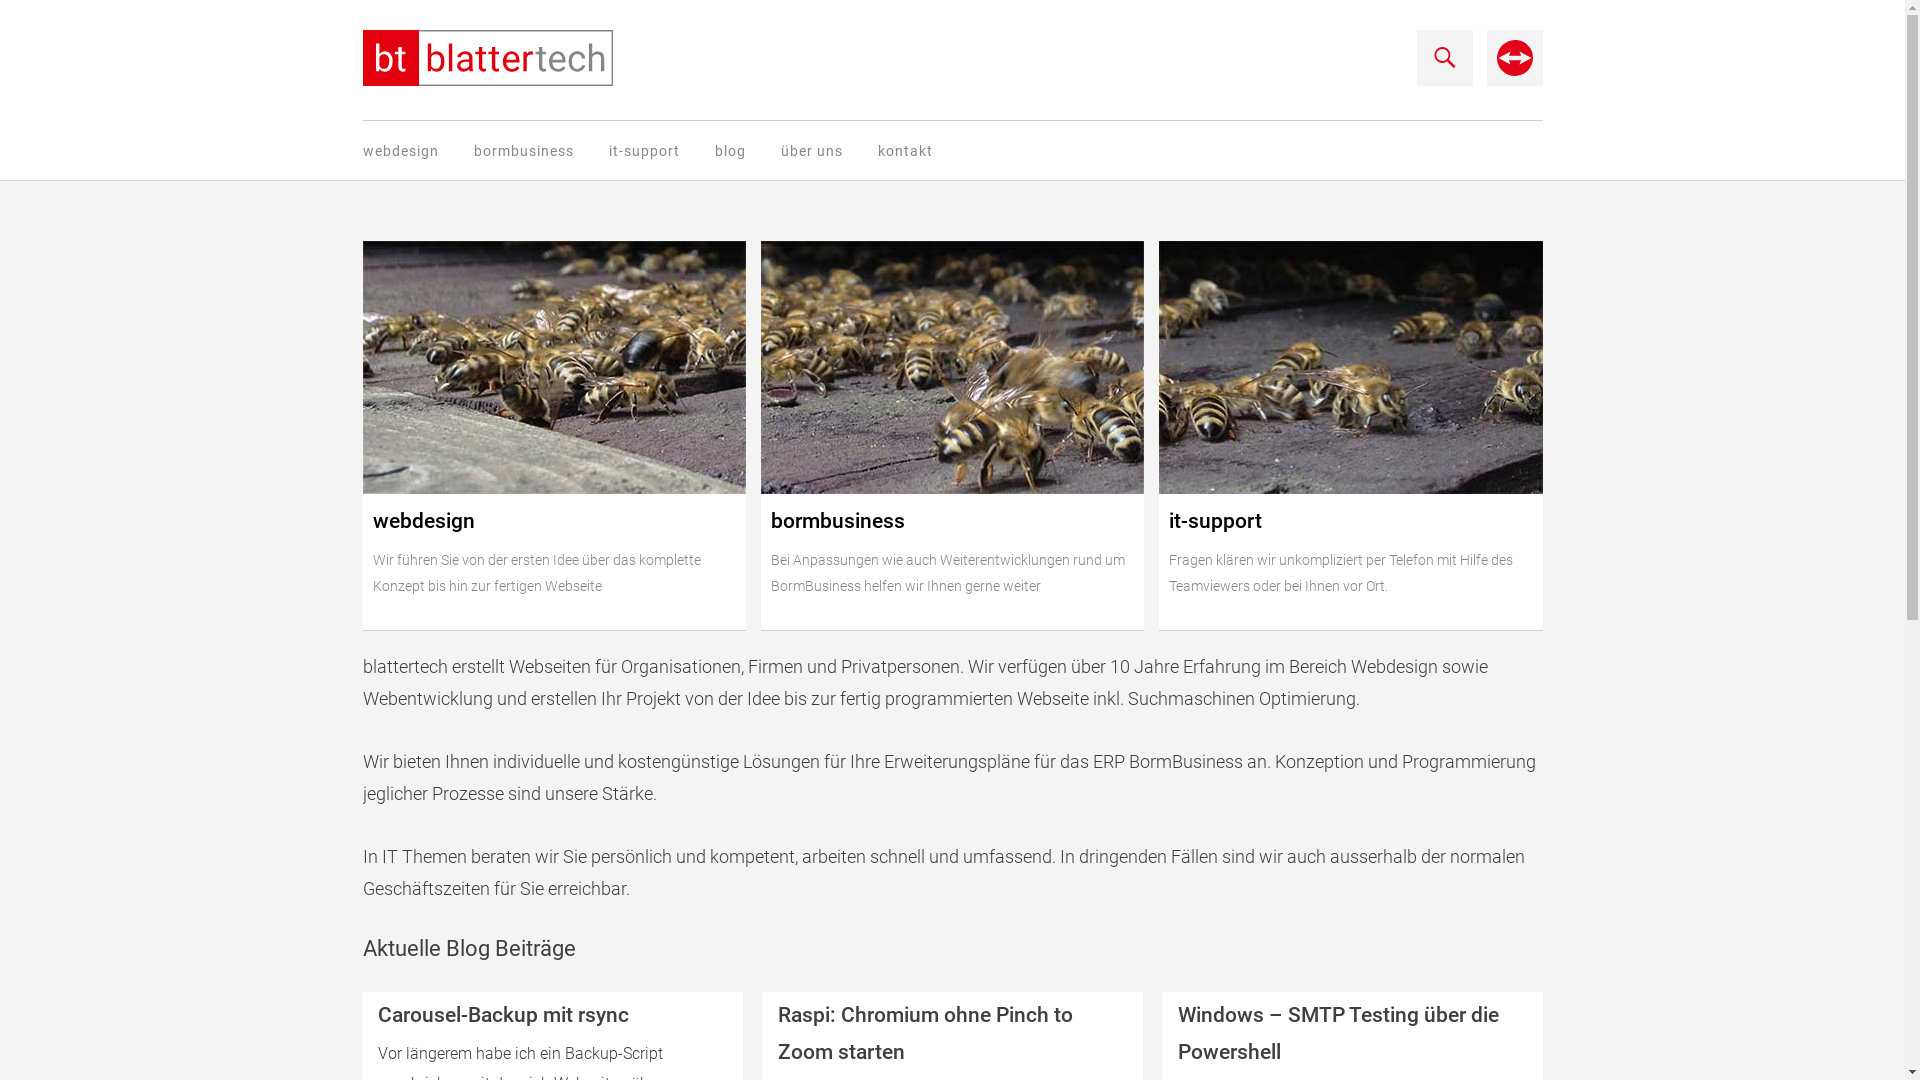 This screenshot has height=1080, width=1920. I want to click on 'blattertech informatik', so click(486, 56).